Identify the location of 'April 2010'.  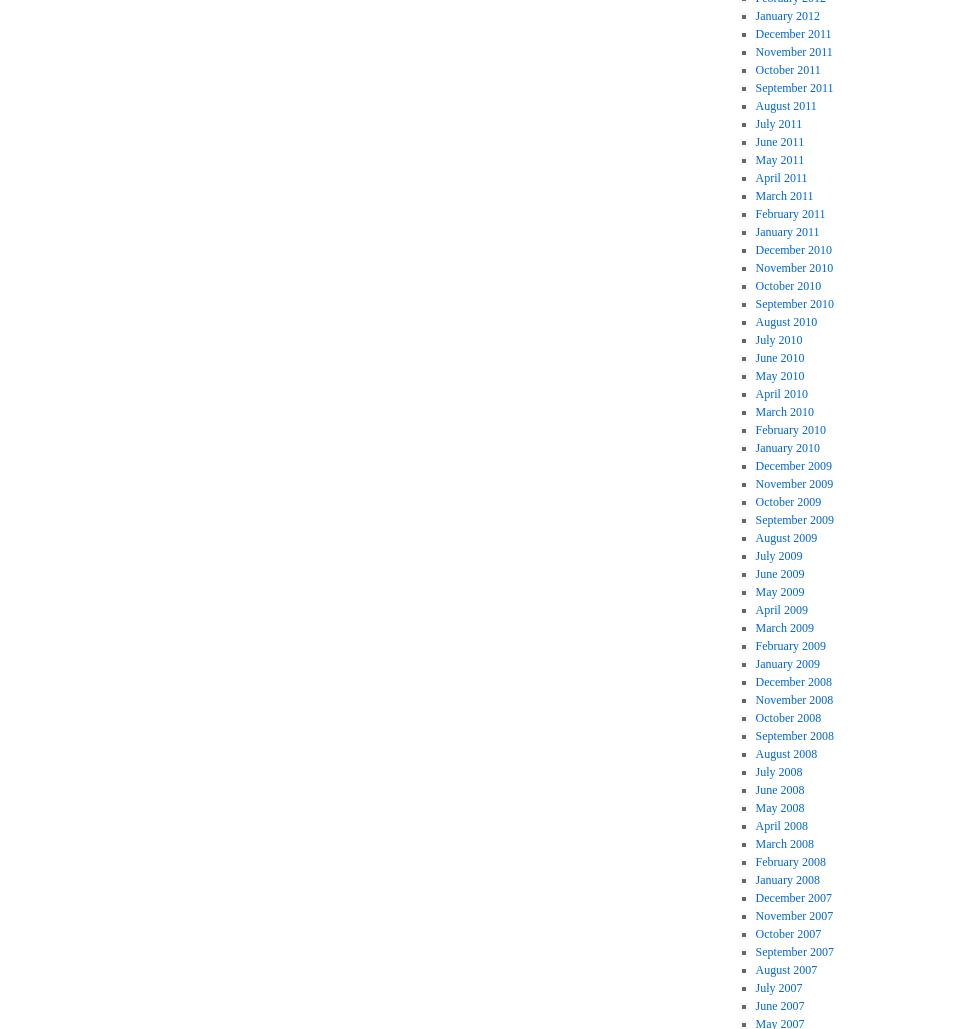
(754, 393).